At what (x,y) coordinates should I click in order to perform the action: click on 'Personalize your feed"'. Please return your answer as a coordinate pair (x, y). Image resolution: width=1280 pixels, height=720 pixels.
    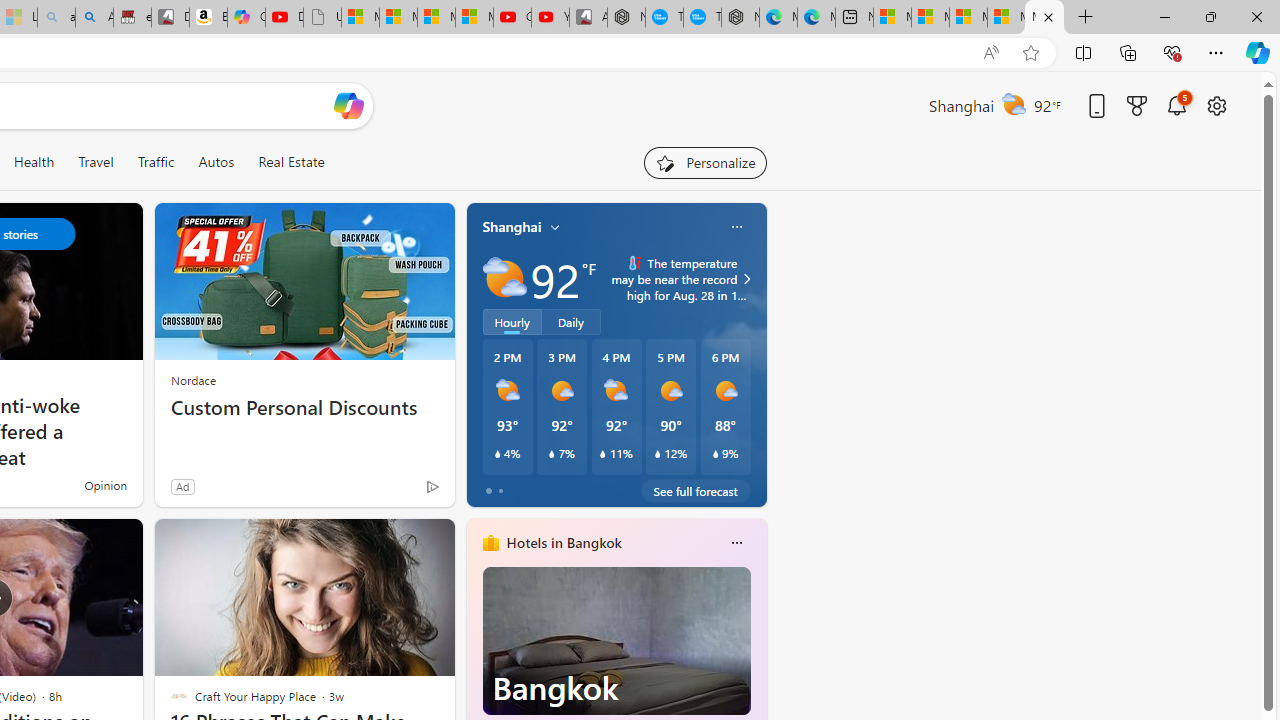
    Looking at the image, I should click on (705, 162).